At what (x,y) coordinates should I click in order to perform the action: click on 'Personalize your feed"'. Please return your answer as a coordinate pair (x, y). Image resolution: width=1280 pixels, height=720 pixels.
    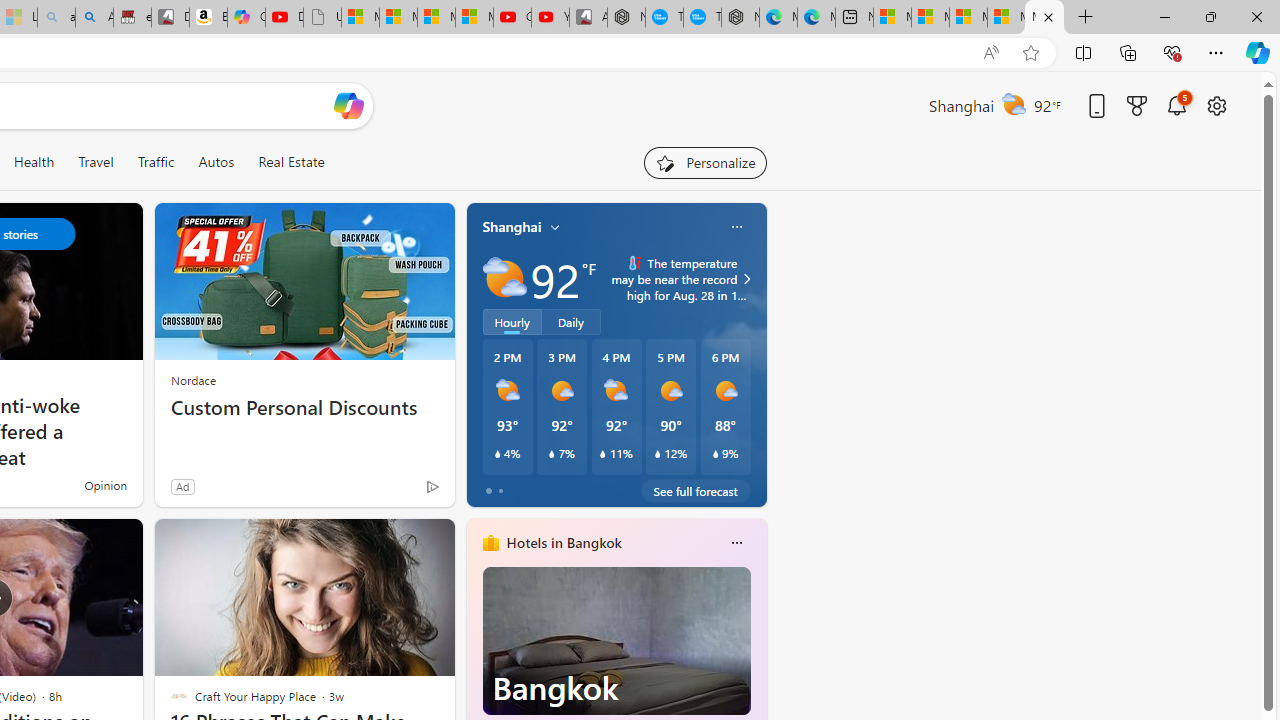
    Looking at the image, I should click on (705, 162).